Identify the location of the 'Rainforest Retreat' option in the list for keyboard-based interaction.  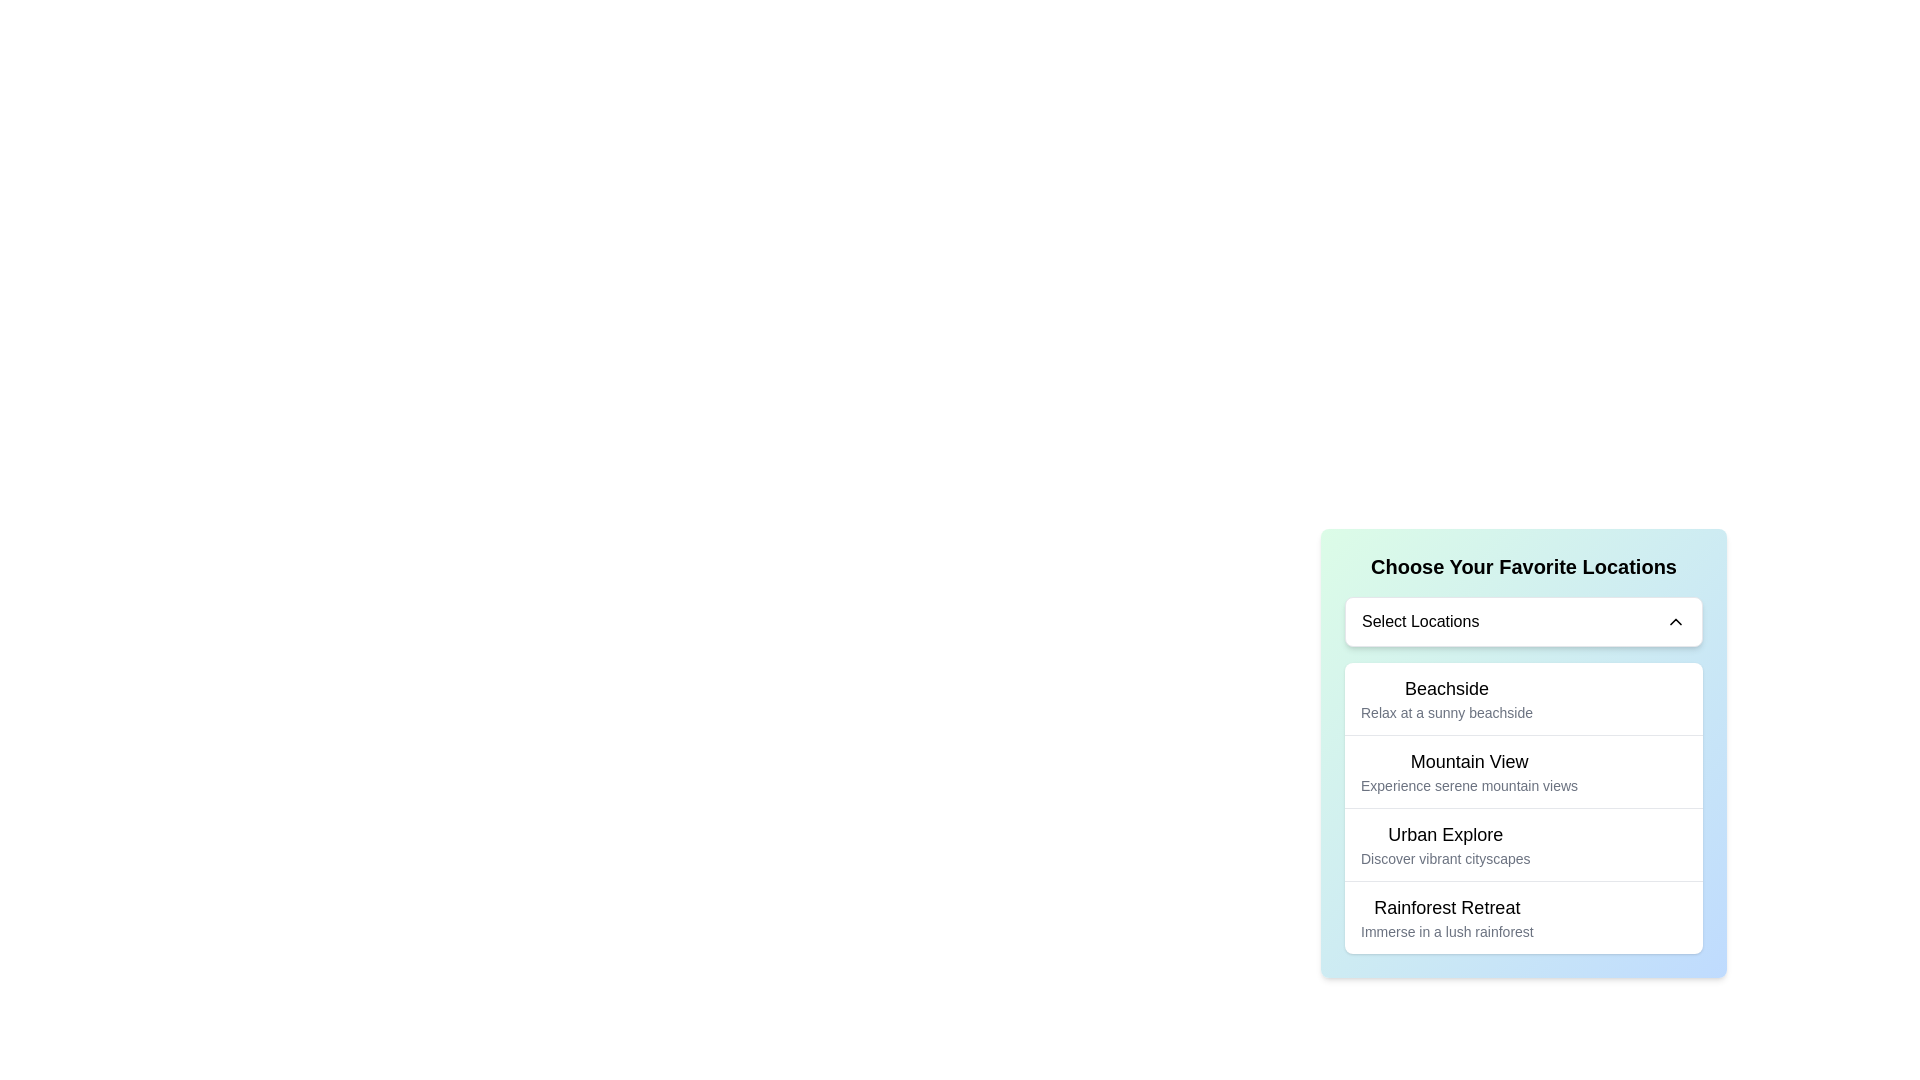
(1522, 917).